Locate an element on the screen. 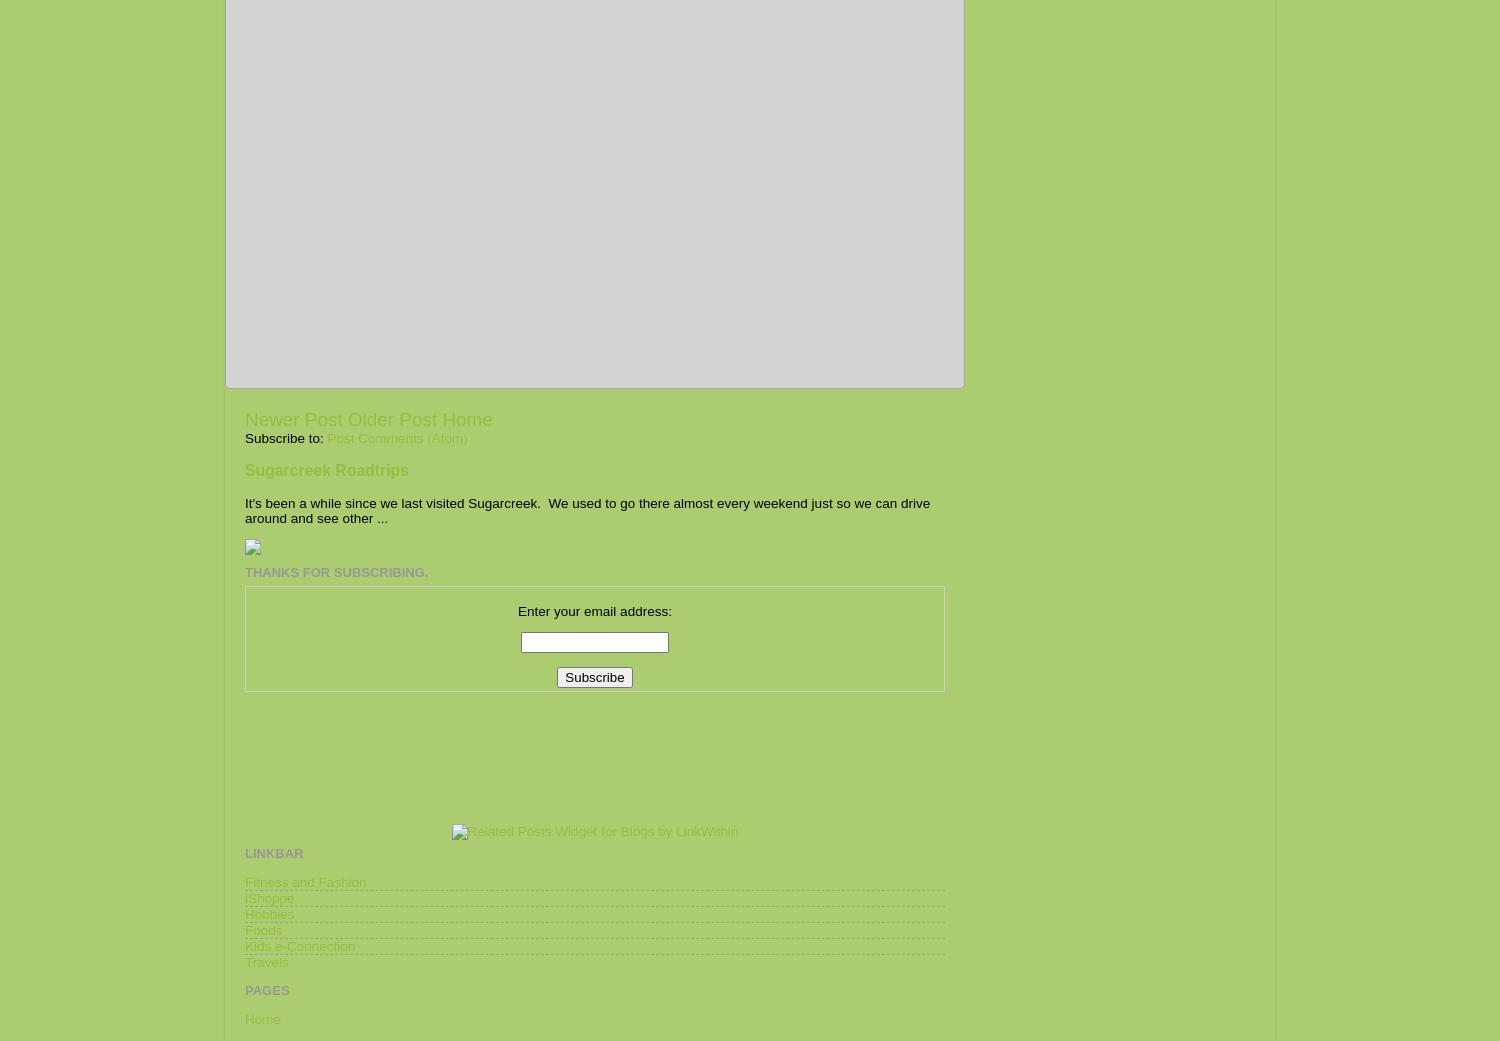 The image size is (1500, 1041). 'Hobbies' is located at coordinates (269, 912).